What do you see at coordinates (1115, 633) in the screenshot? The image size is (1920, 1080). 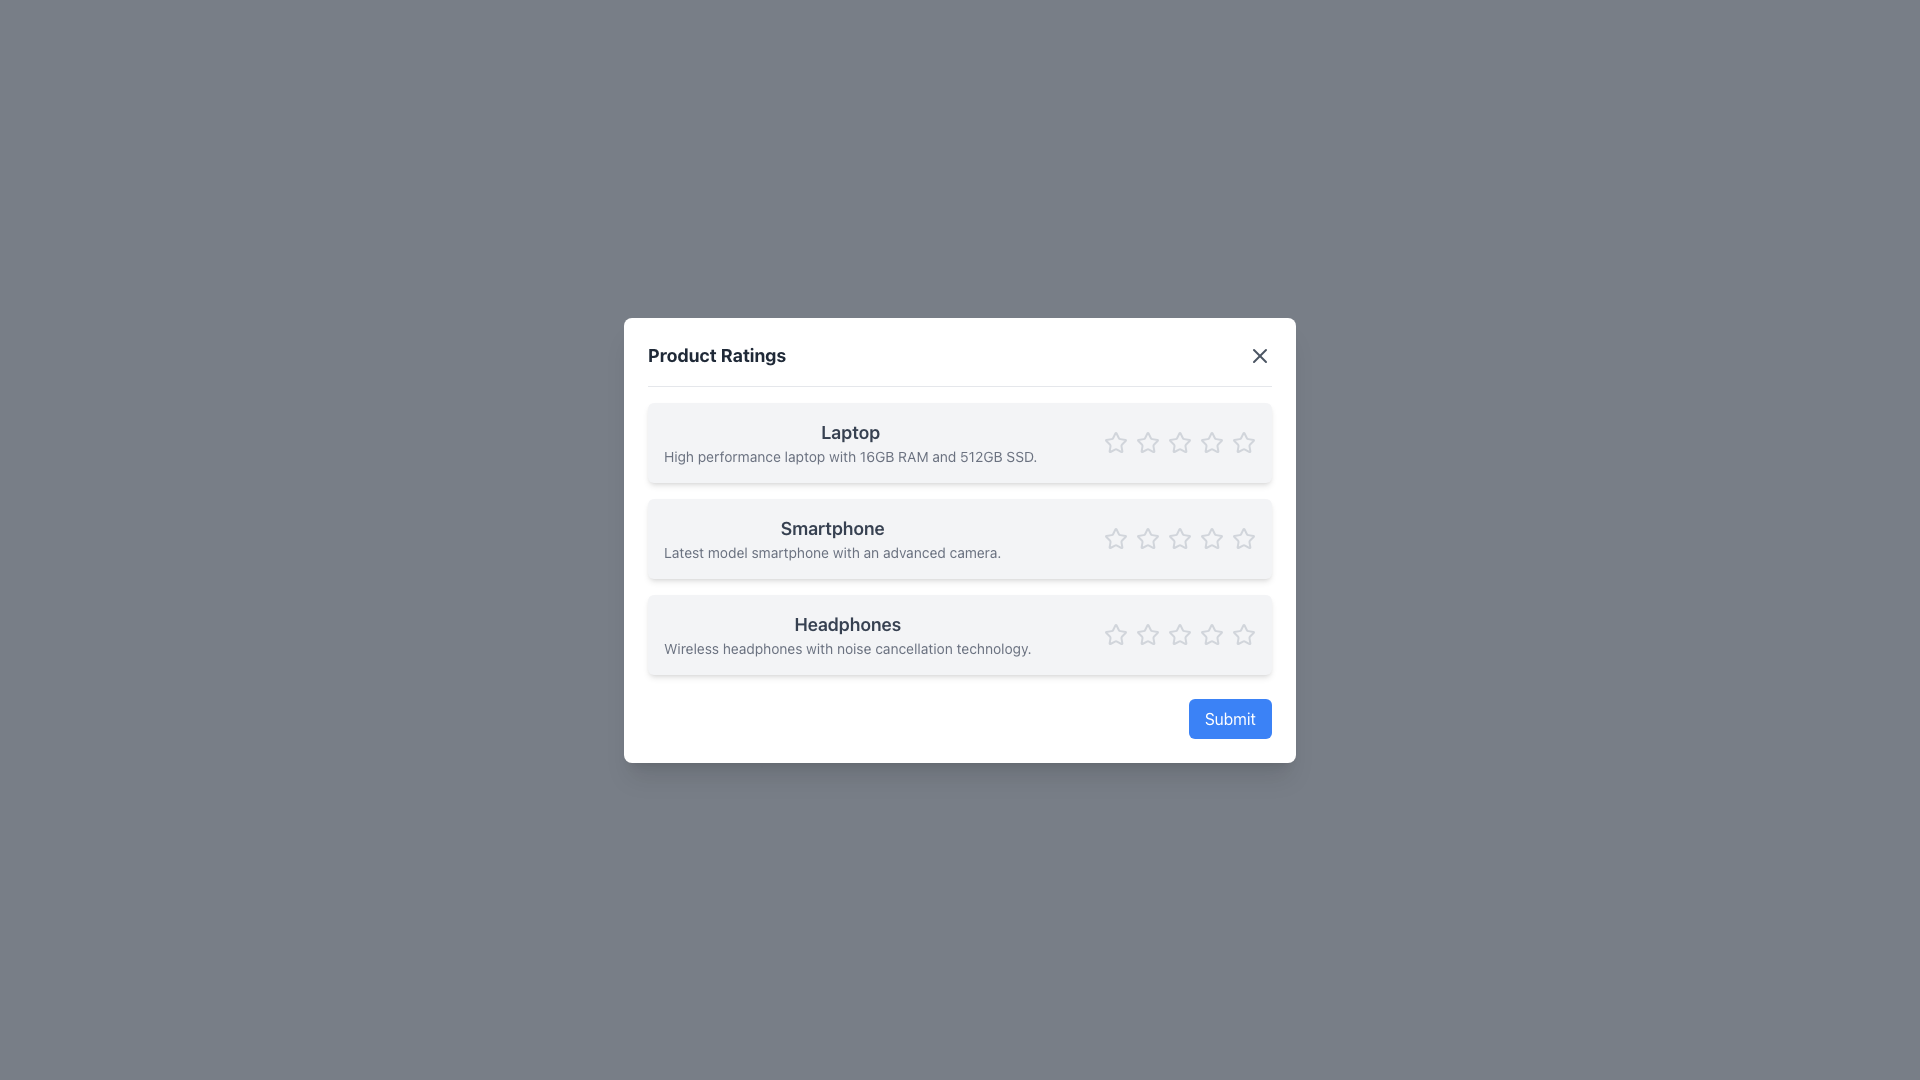 I see `the first rating star icon associated with the 'Headphones' product` at bounding box center [1115, 633].